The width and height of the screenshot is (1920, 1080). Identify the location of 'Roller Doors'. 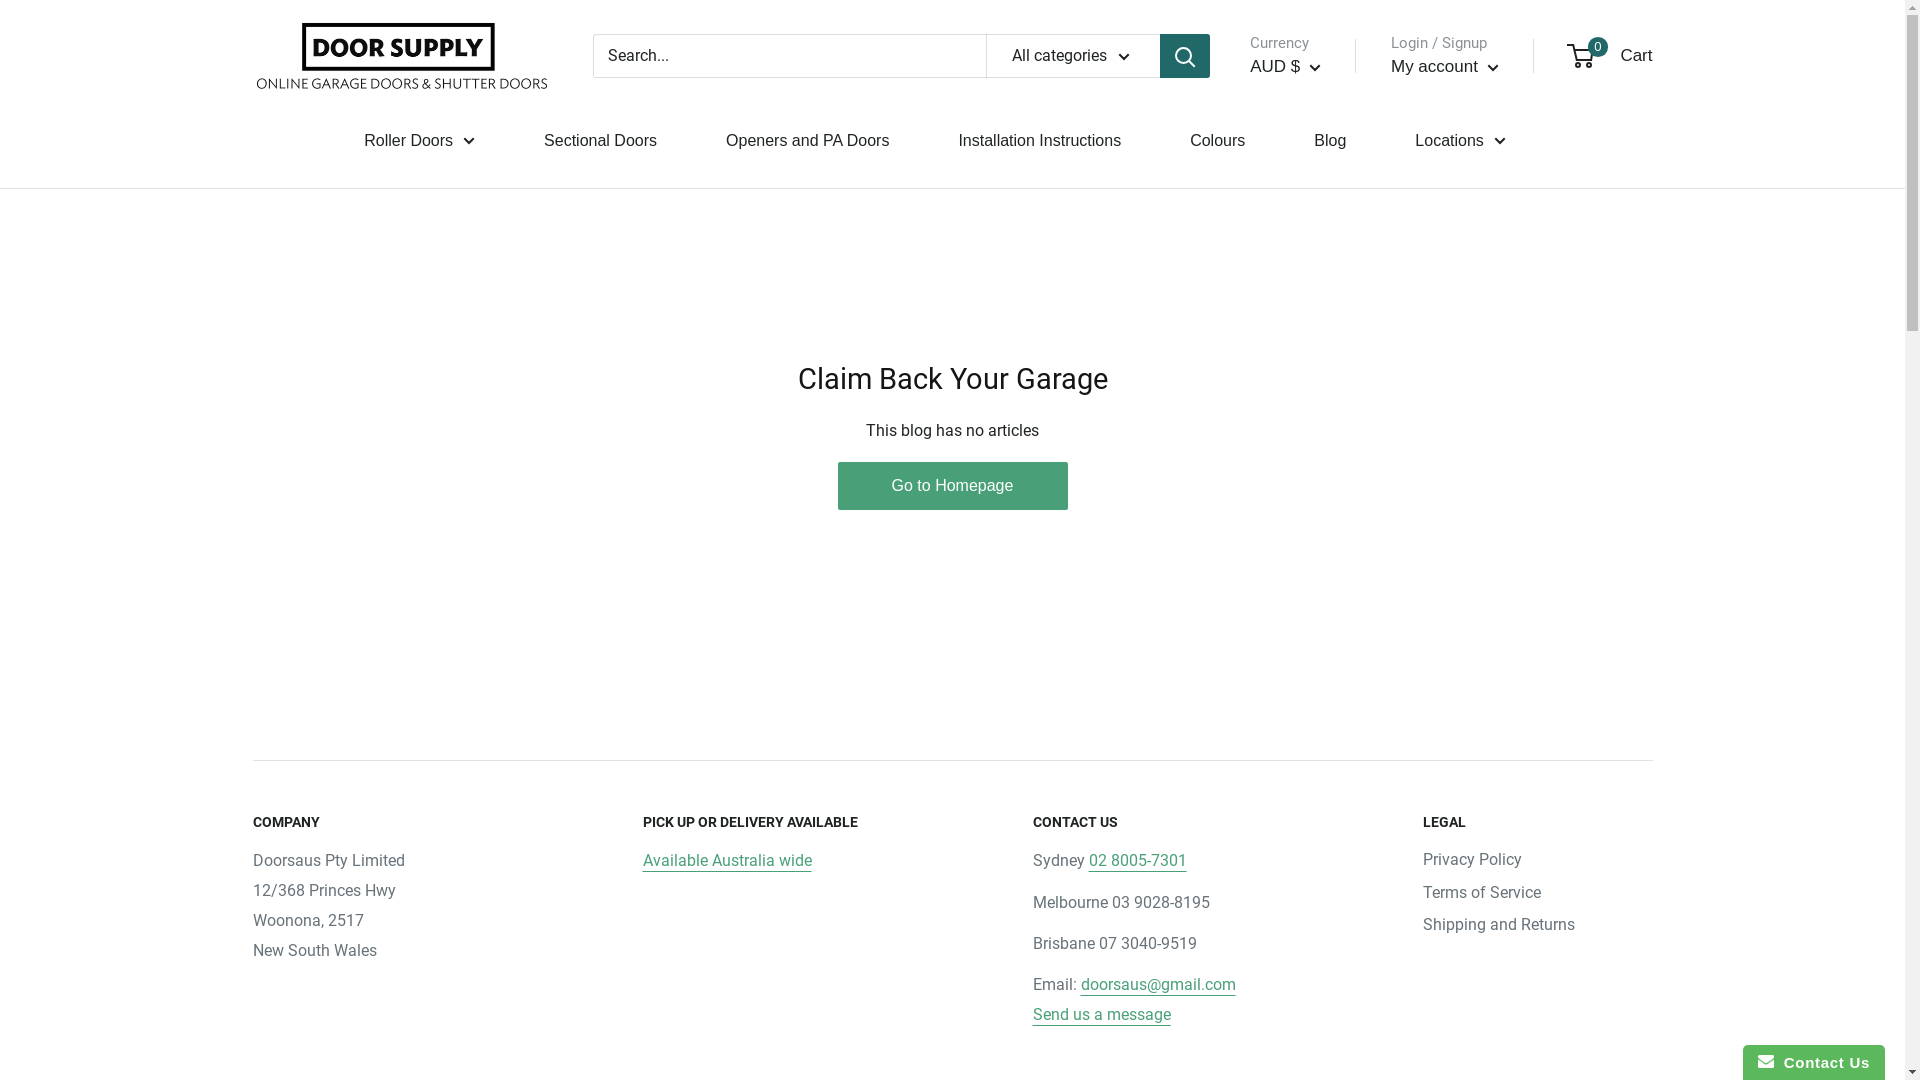
(418, 140).